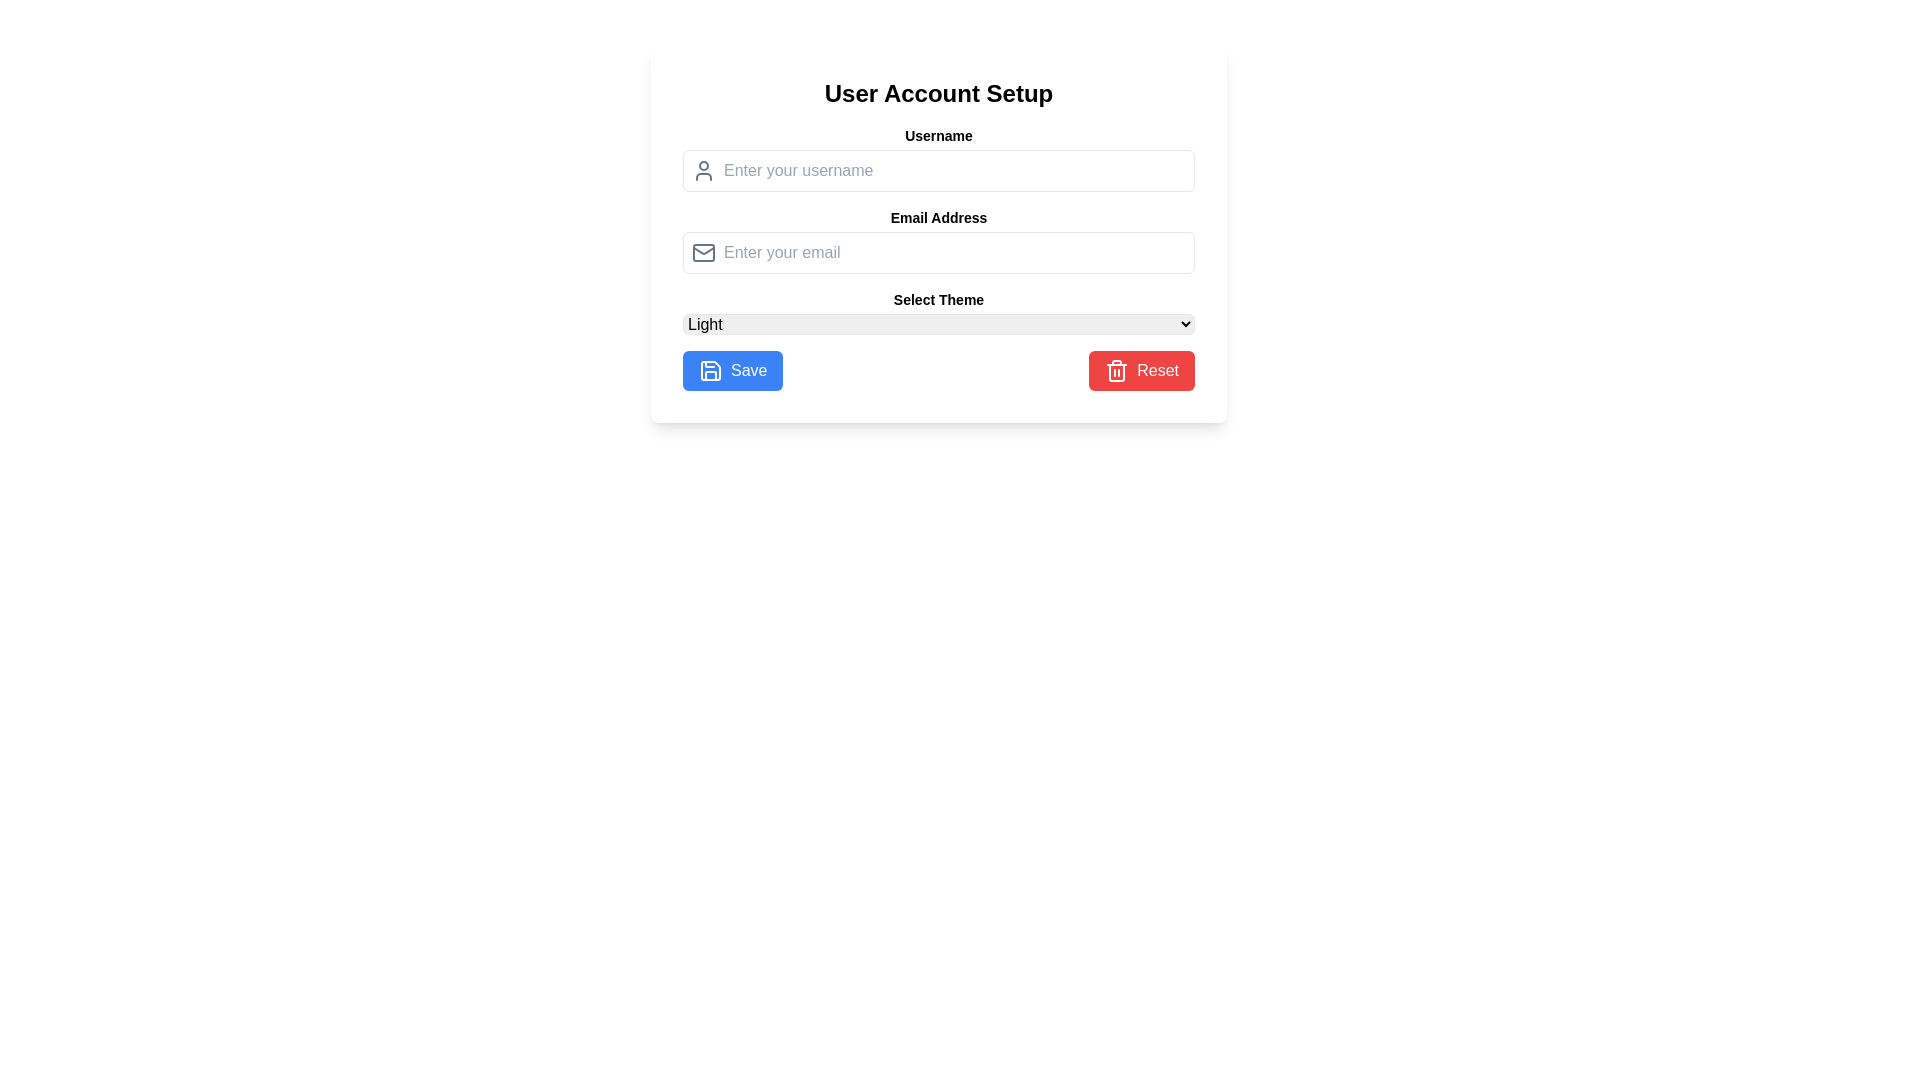  Describe the element at coordinates (710, 370) in the screenshot. I see `the 'Save' icon located on the left side of the blue 'Save' button in the 'User Account Setup' interface` at that location.